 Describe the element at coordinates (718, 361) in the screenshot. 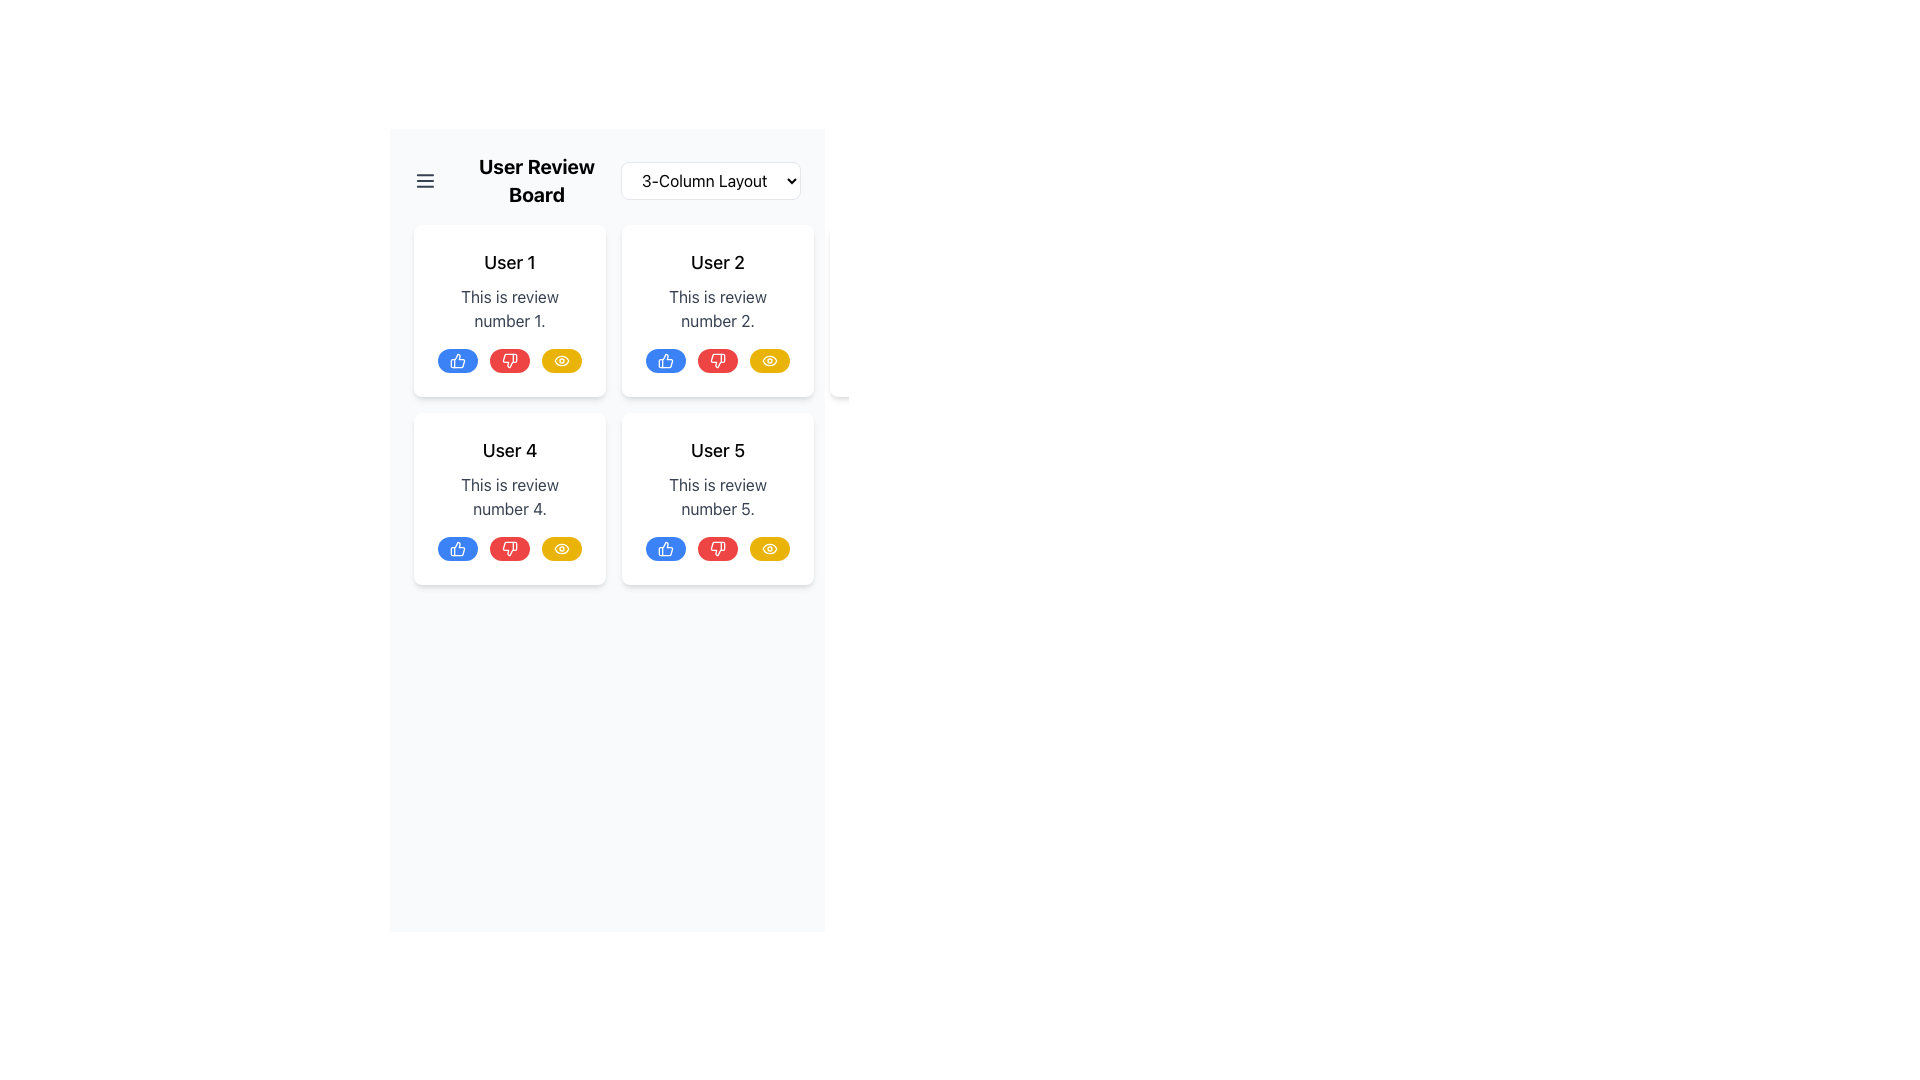

I see `the circular red thumbs-down button located in the bottom-right section of the card labeled 'User 2 This is review number 2.'` at that location.